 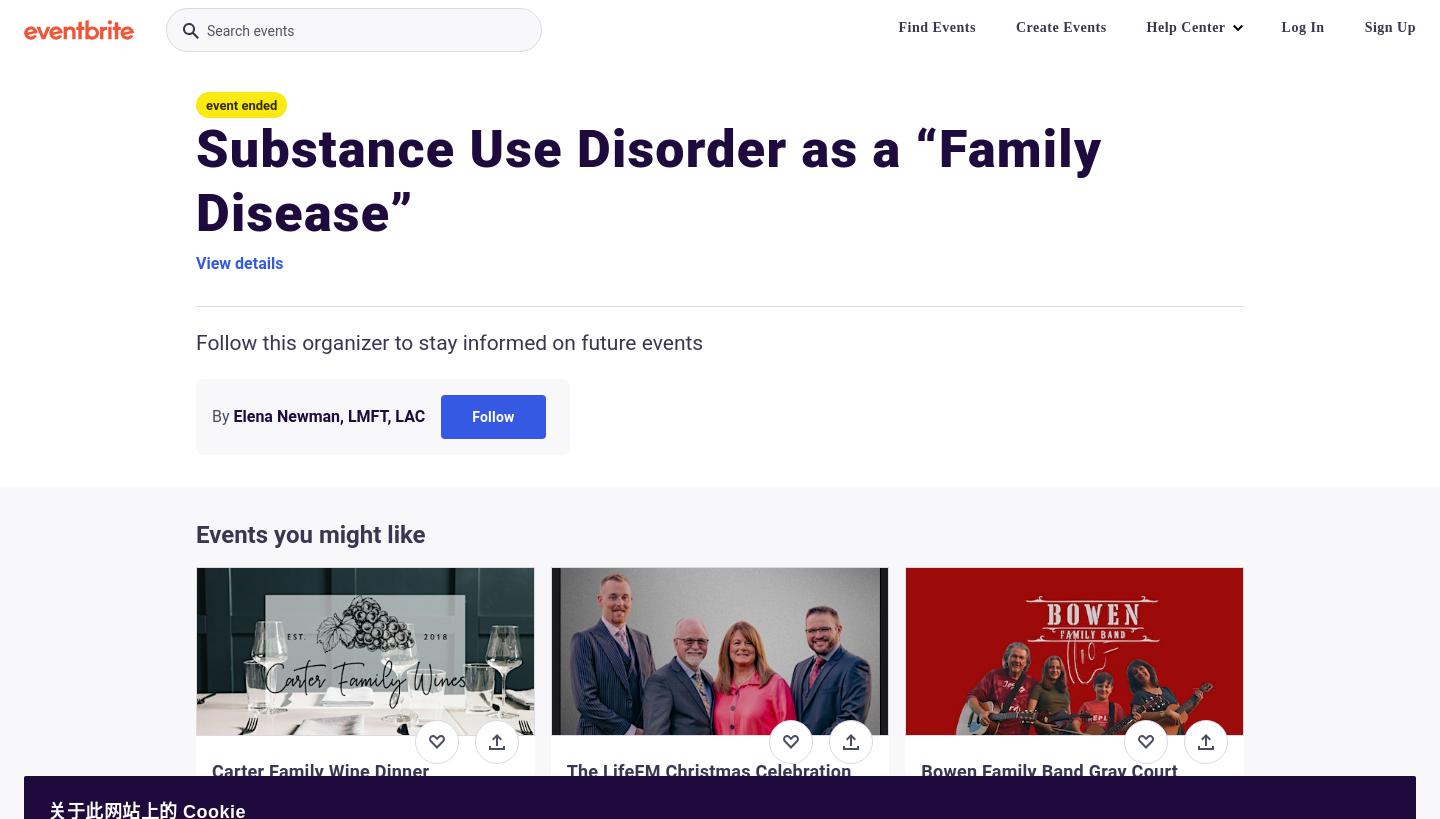 What do you see at coordinates (936, 26) in the screenshot?
I see `'Find Events'` at bounding box center [936, 26].